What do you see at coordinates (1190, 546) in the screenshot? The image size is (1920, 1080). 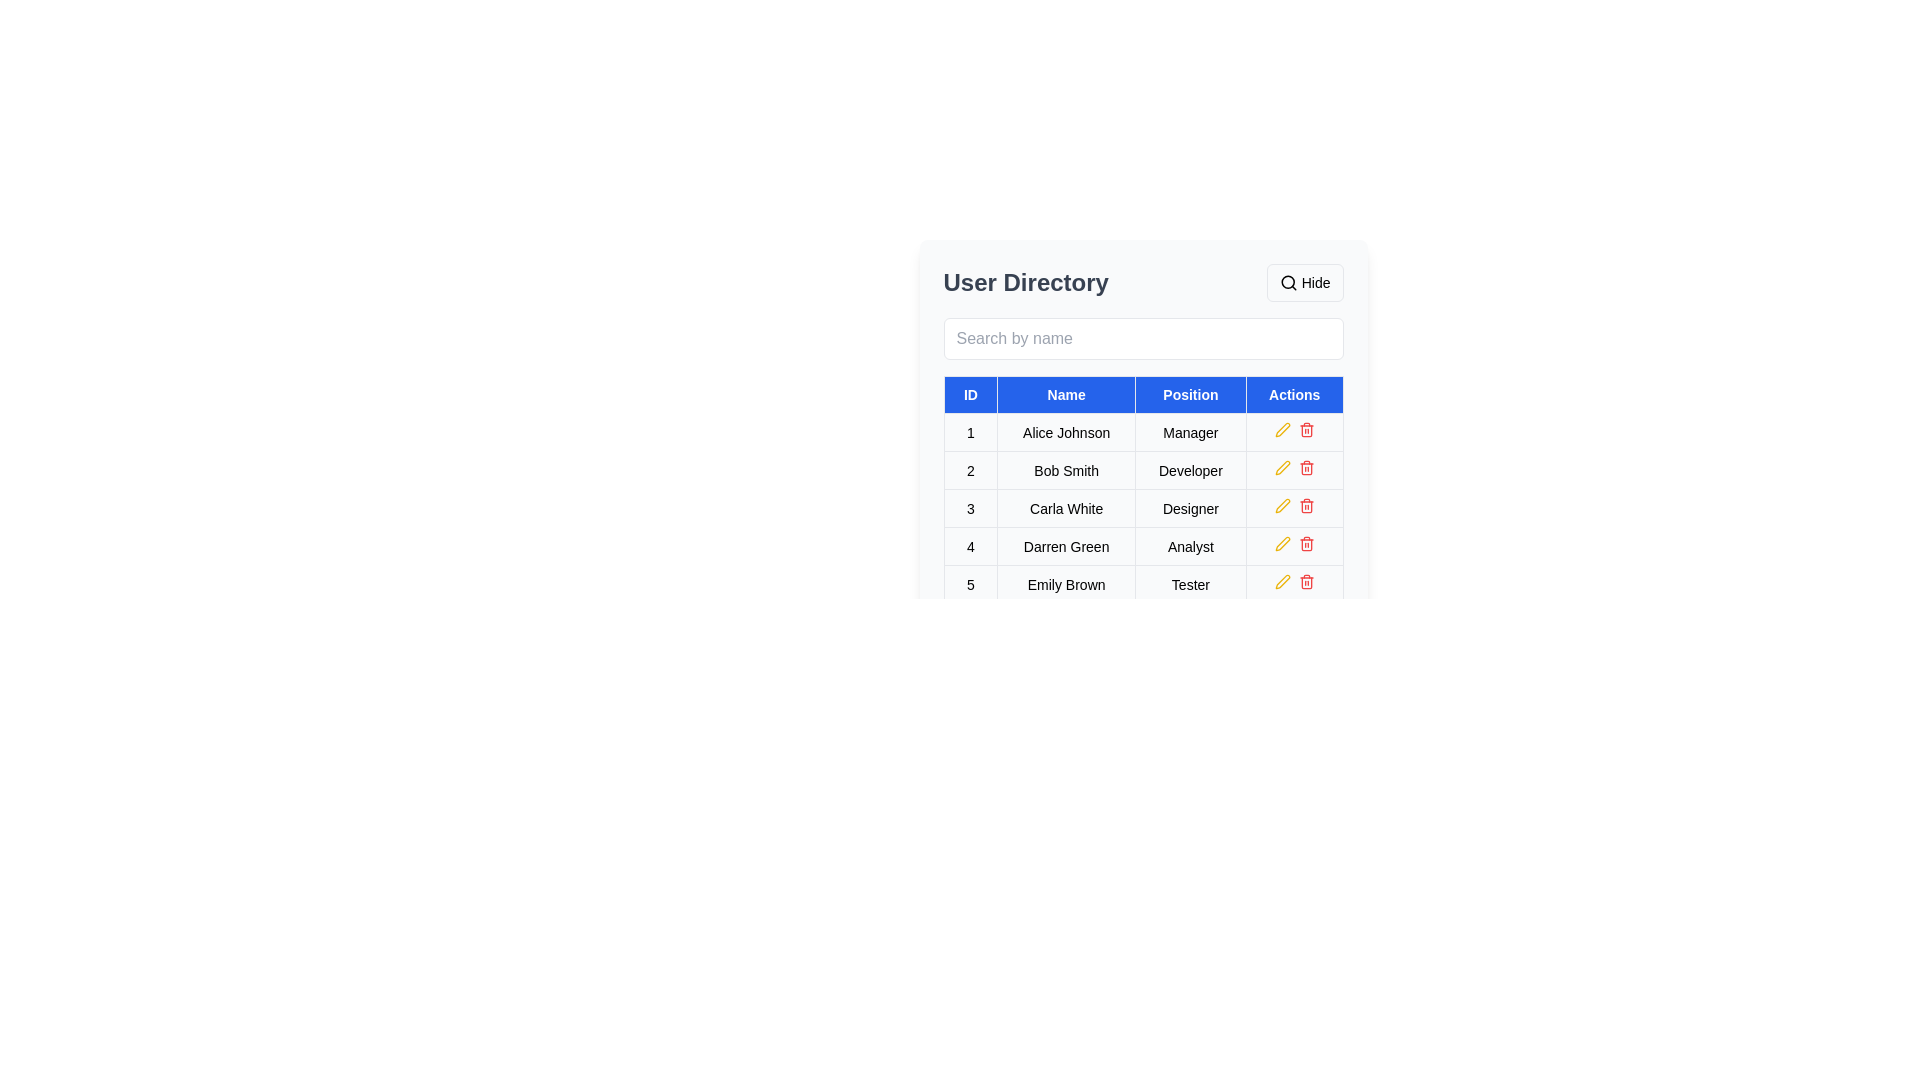 I see `the static text label displaying the job title 'Analyst' for the individual 'Darren Green' in the fourth row of the user directory table` at bounding box center [1190, 546].